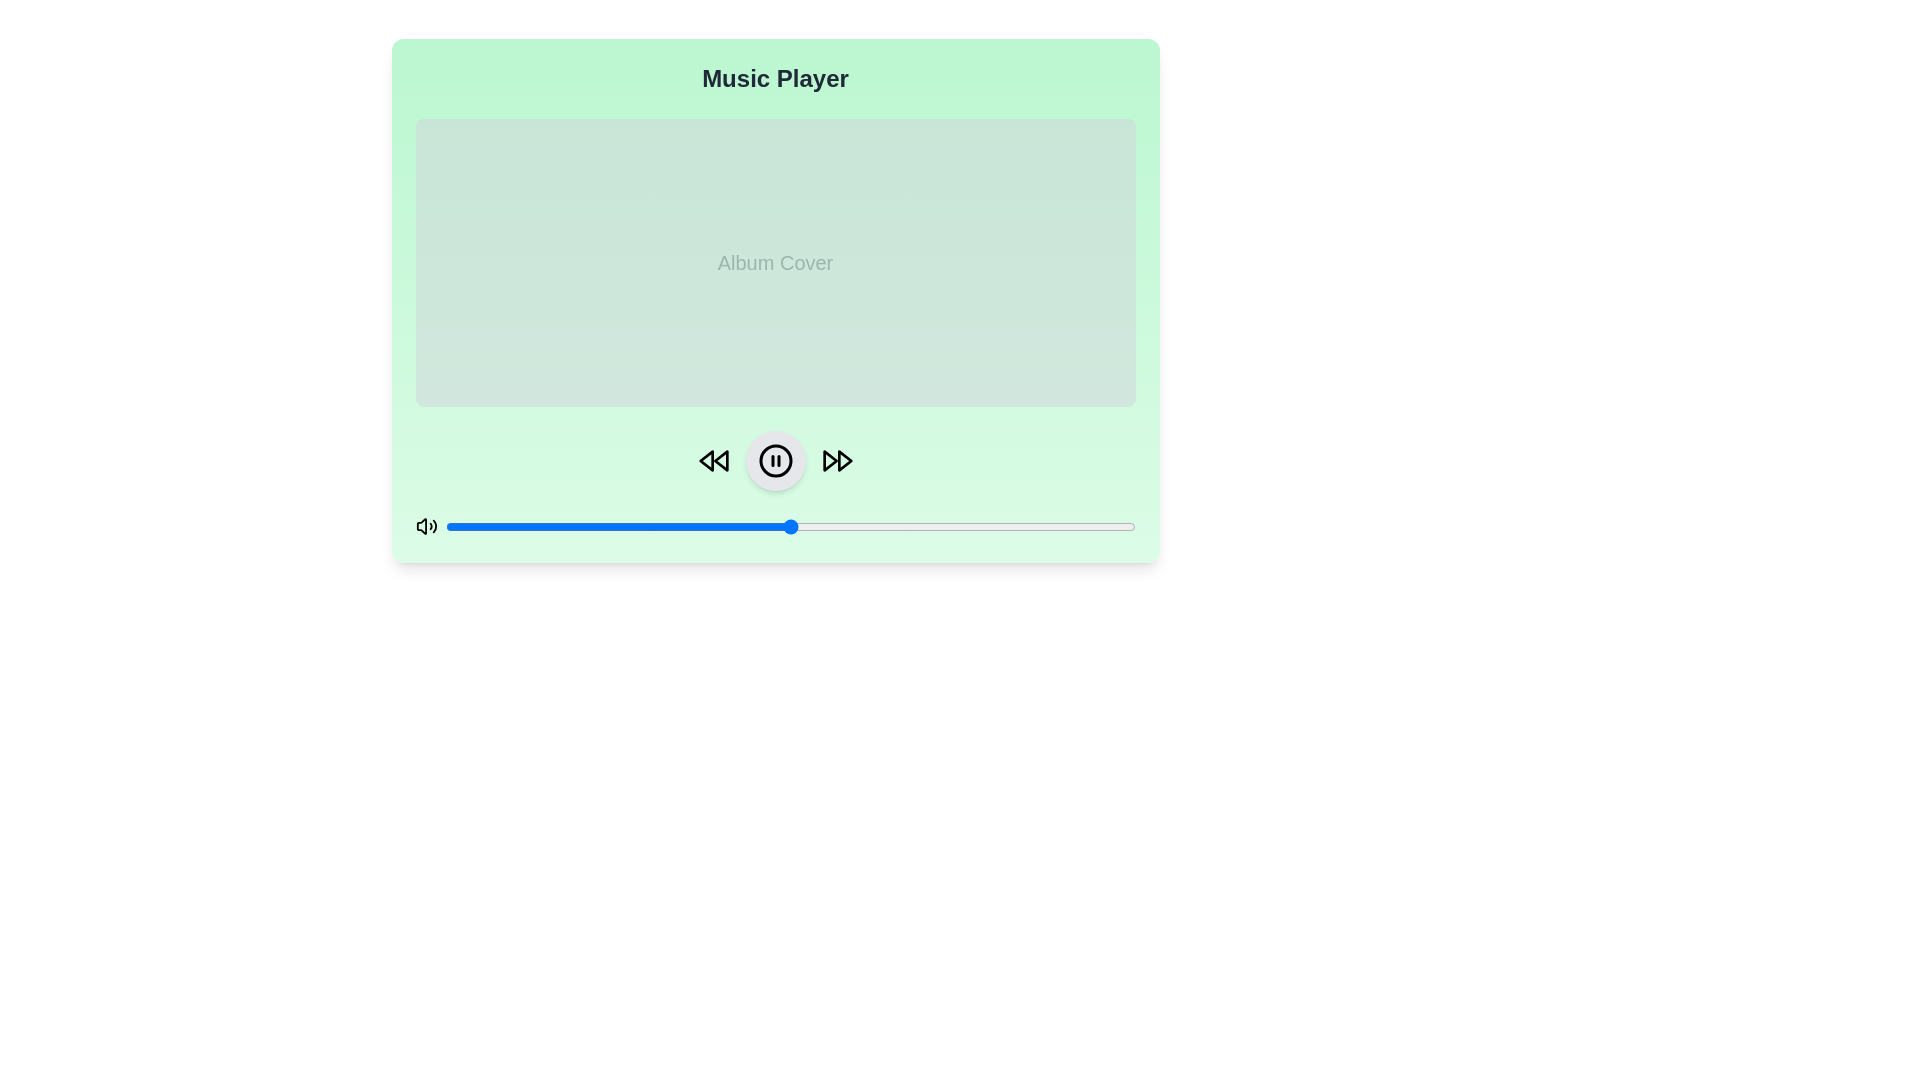  Describe the element at coordinates (774, 461) in the screenshot. I see `the pause button in the music player interface, which is centrally positioned among control buttons and is flanked by rewind and fast-forward buttons` at that location.